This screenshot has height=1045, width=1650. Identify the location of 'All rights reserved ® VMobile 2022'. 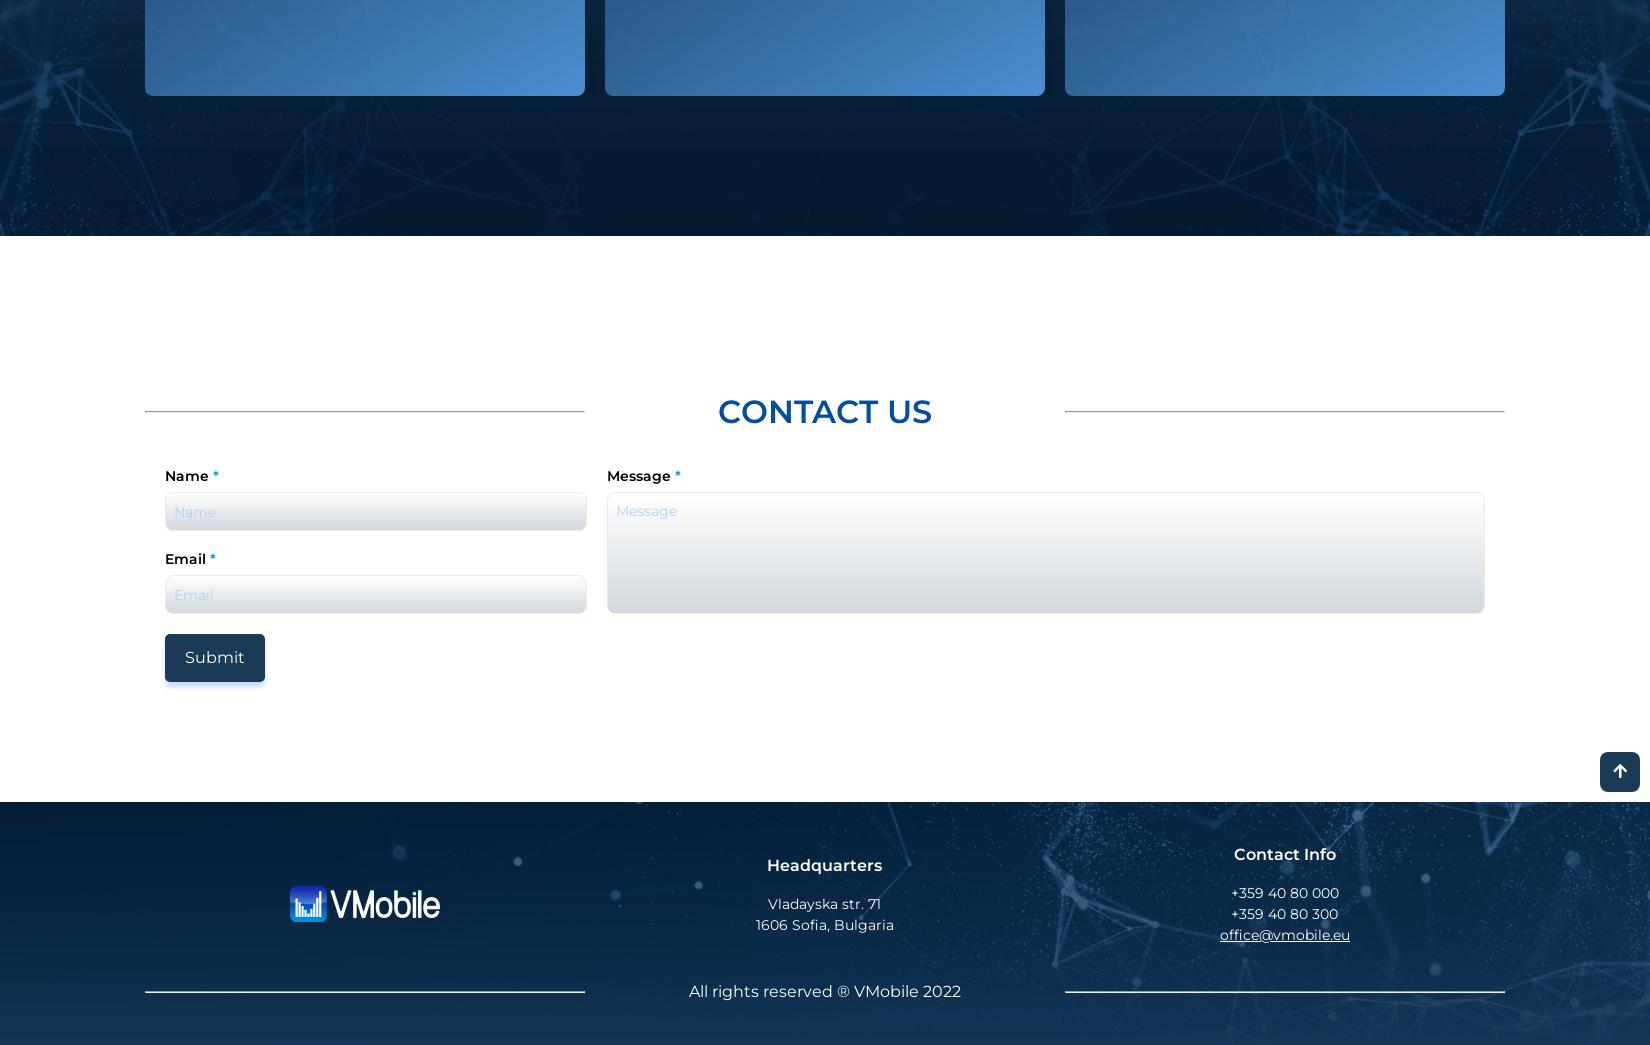
(823, 991).